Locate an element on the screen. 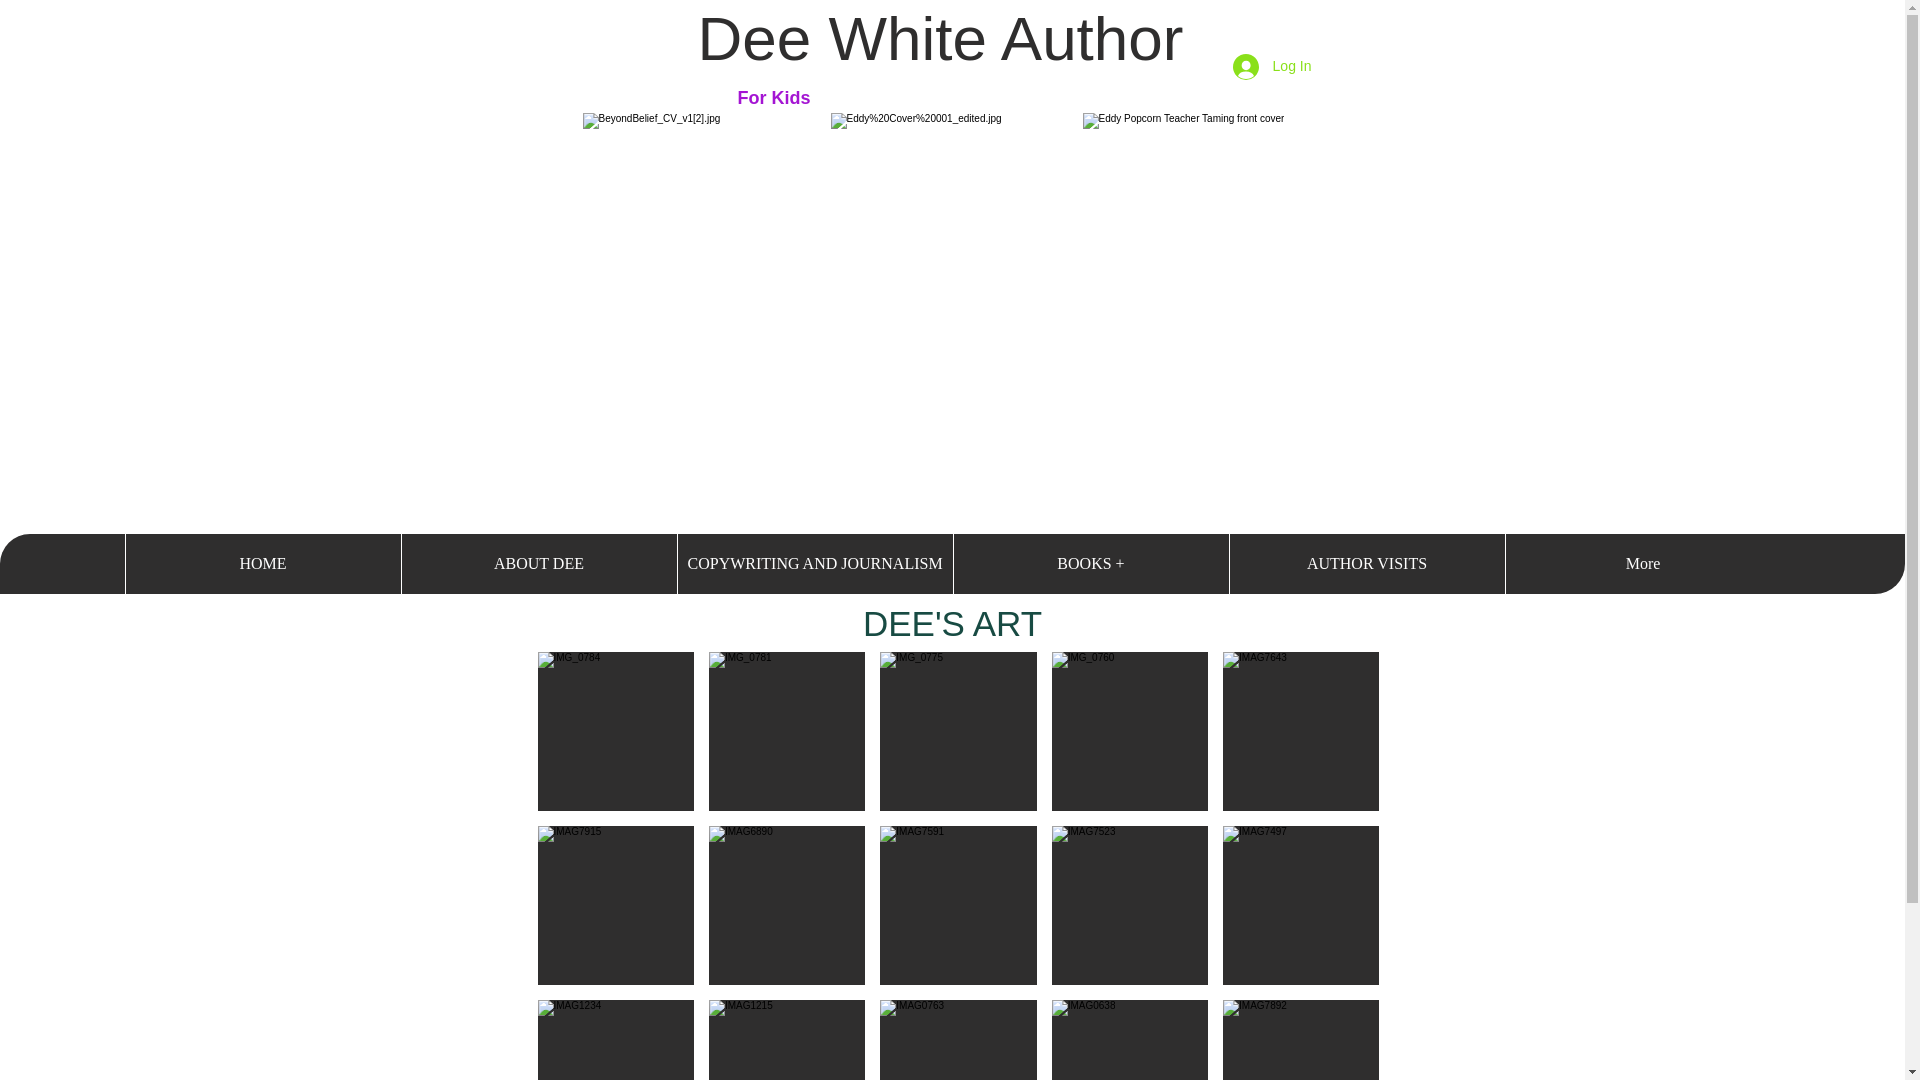 The height and width of the screenshot is (1080, 1920). 'ABOUT DEE' is located at coordinates (537, 563).